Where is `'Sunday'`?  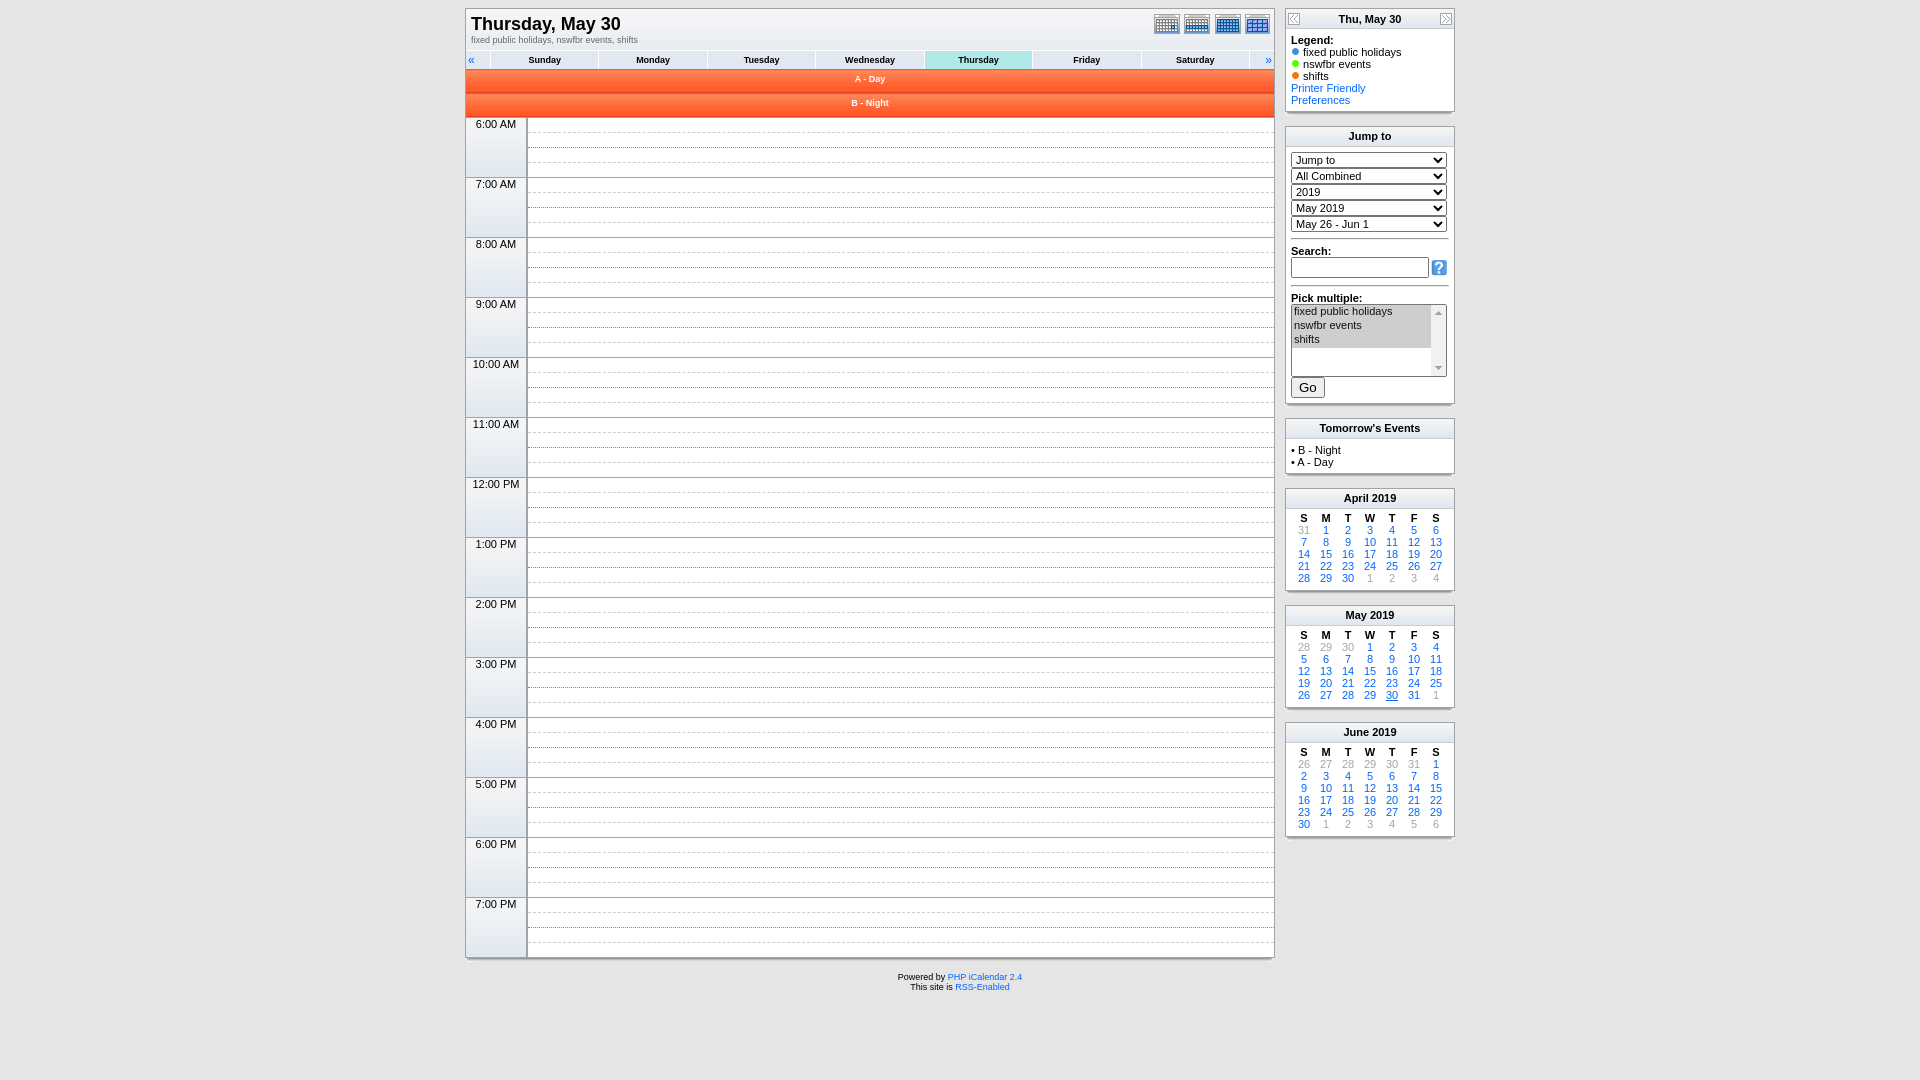
'Sunday' is located at coordinates (544, 59).